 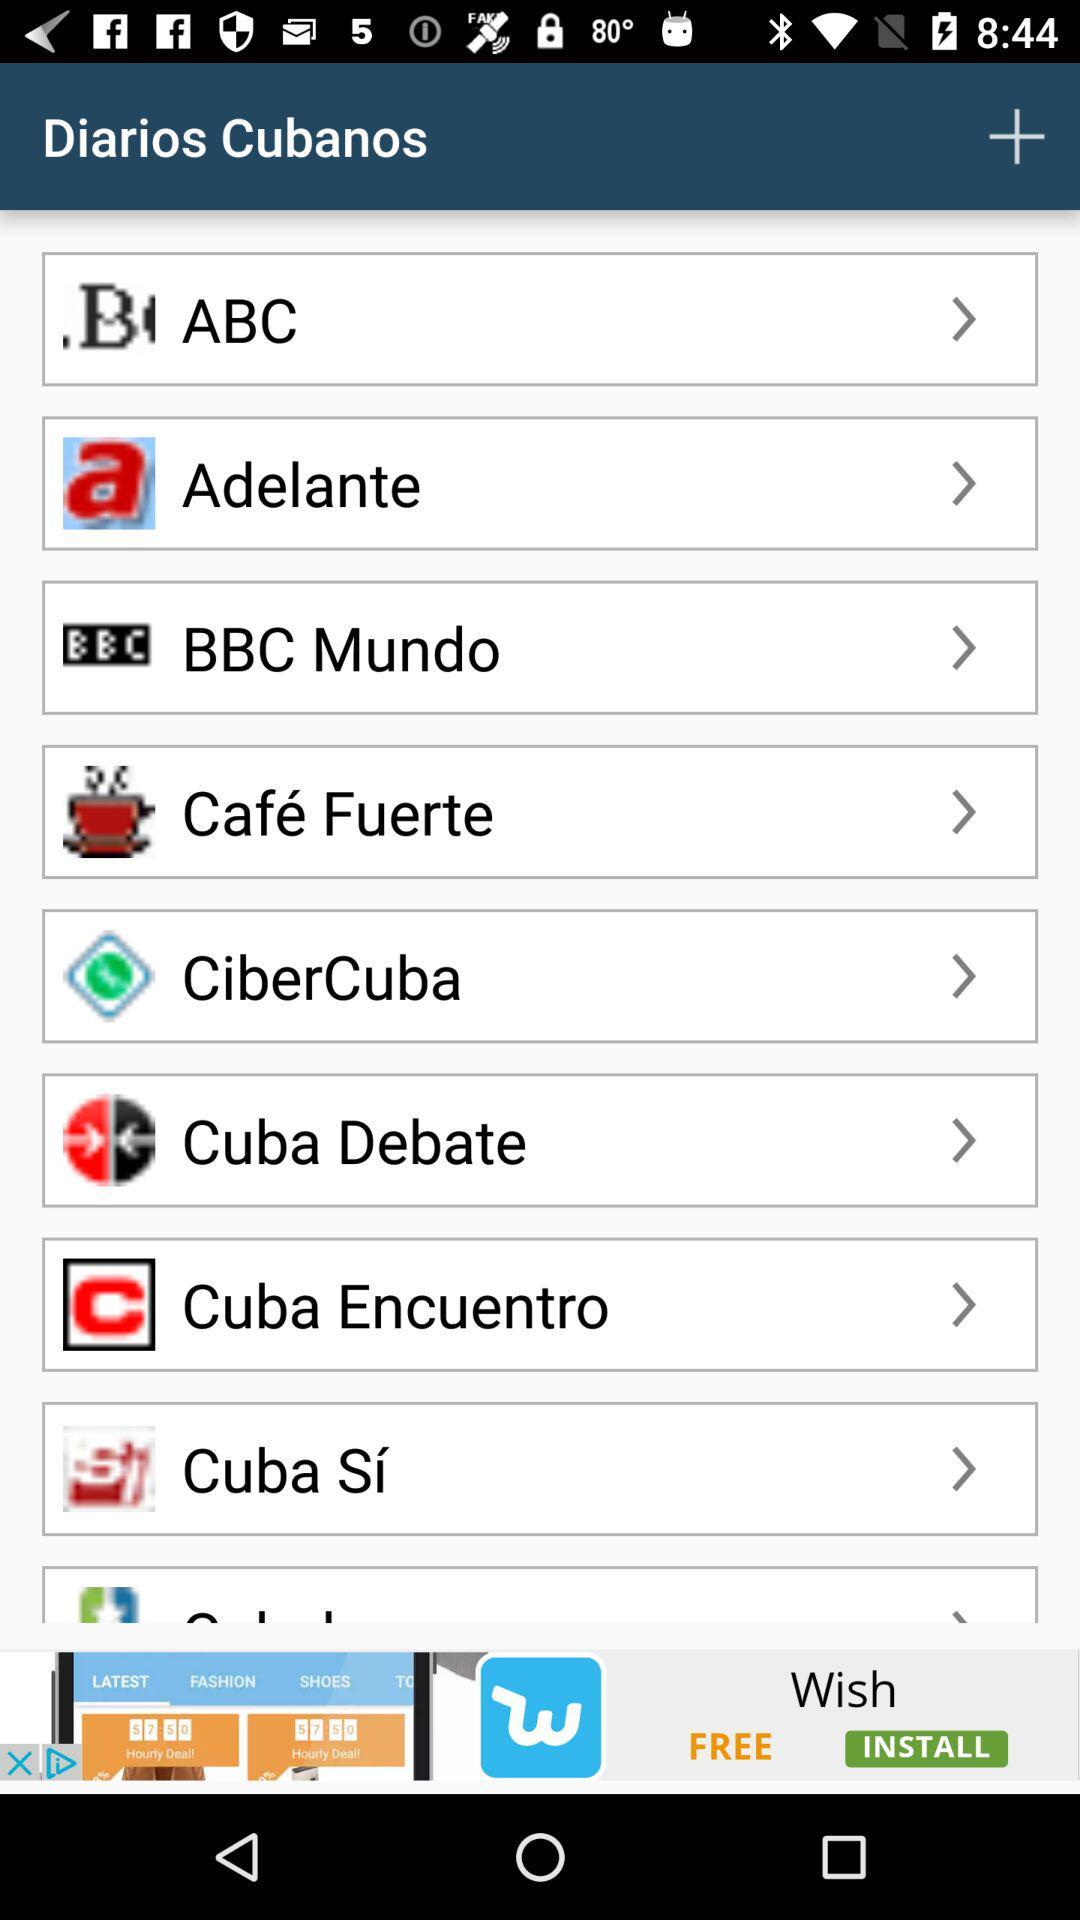 What do you see at coordinates (1017, 135) in the screenshot?
I see `a contact` at bounding box center [1017, 135].